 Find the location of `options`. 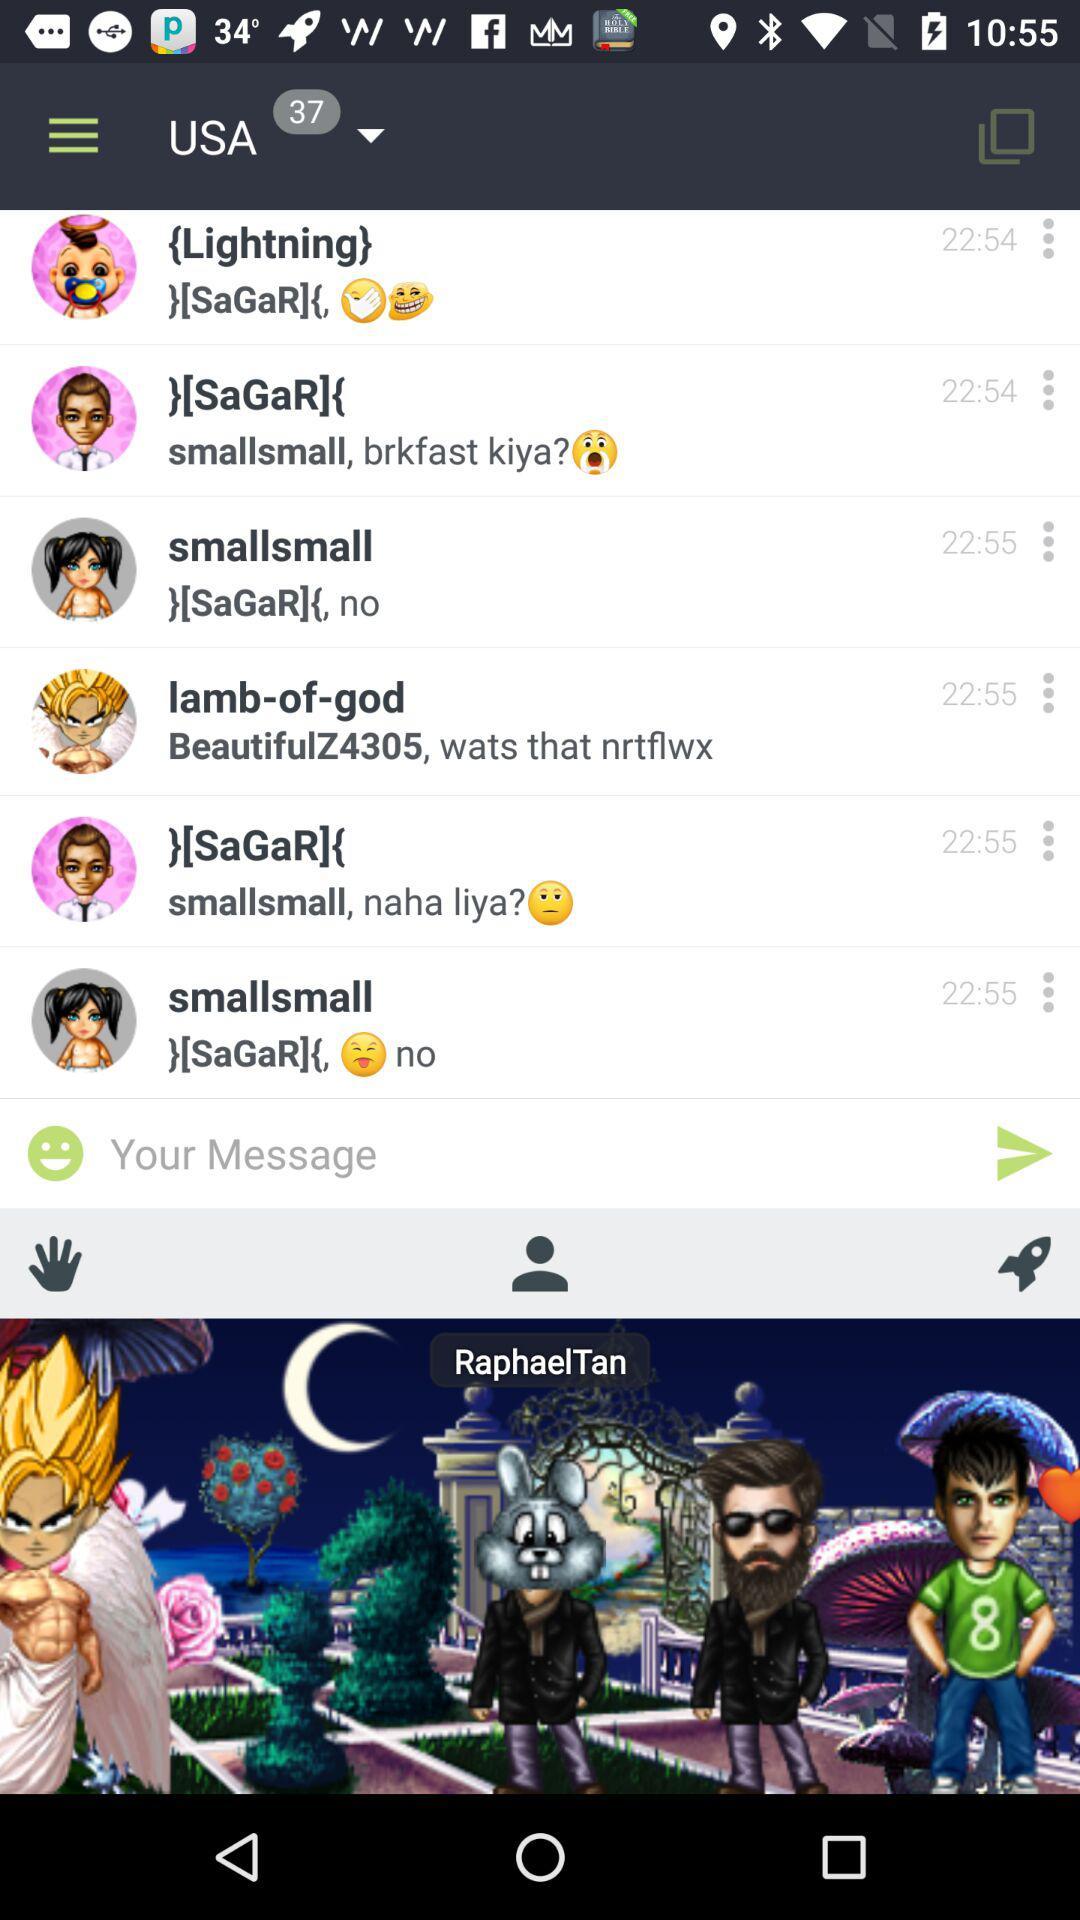

options is located at coordinates (1047, 389).